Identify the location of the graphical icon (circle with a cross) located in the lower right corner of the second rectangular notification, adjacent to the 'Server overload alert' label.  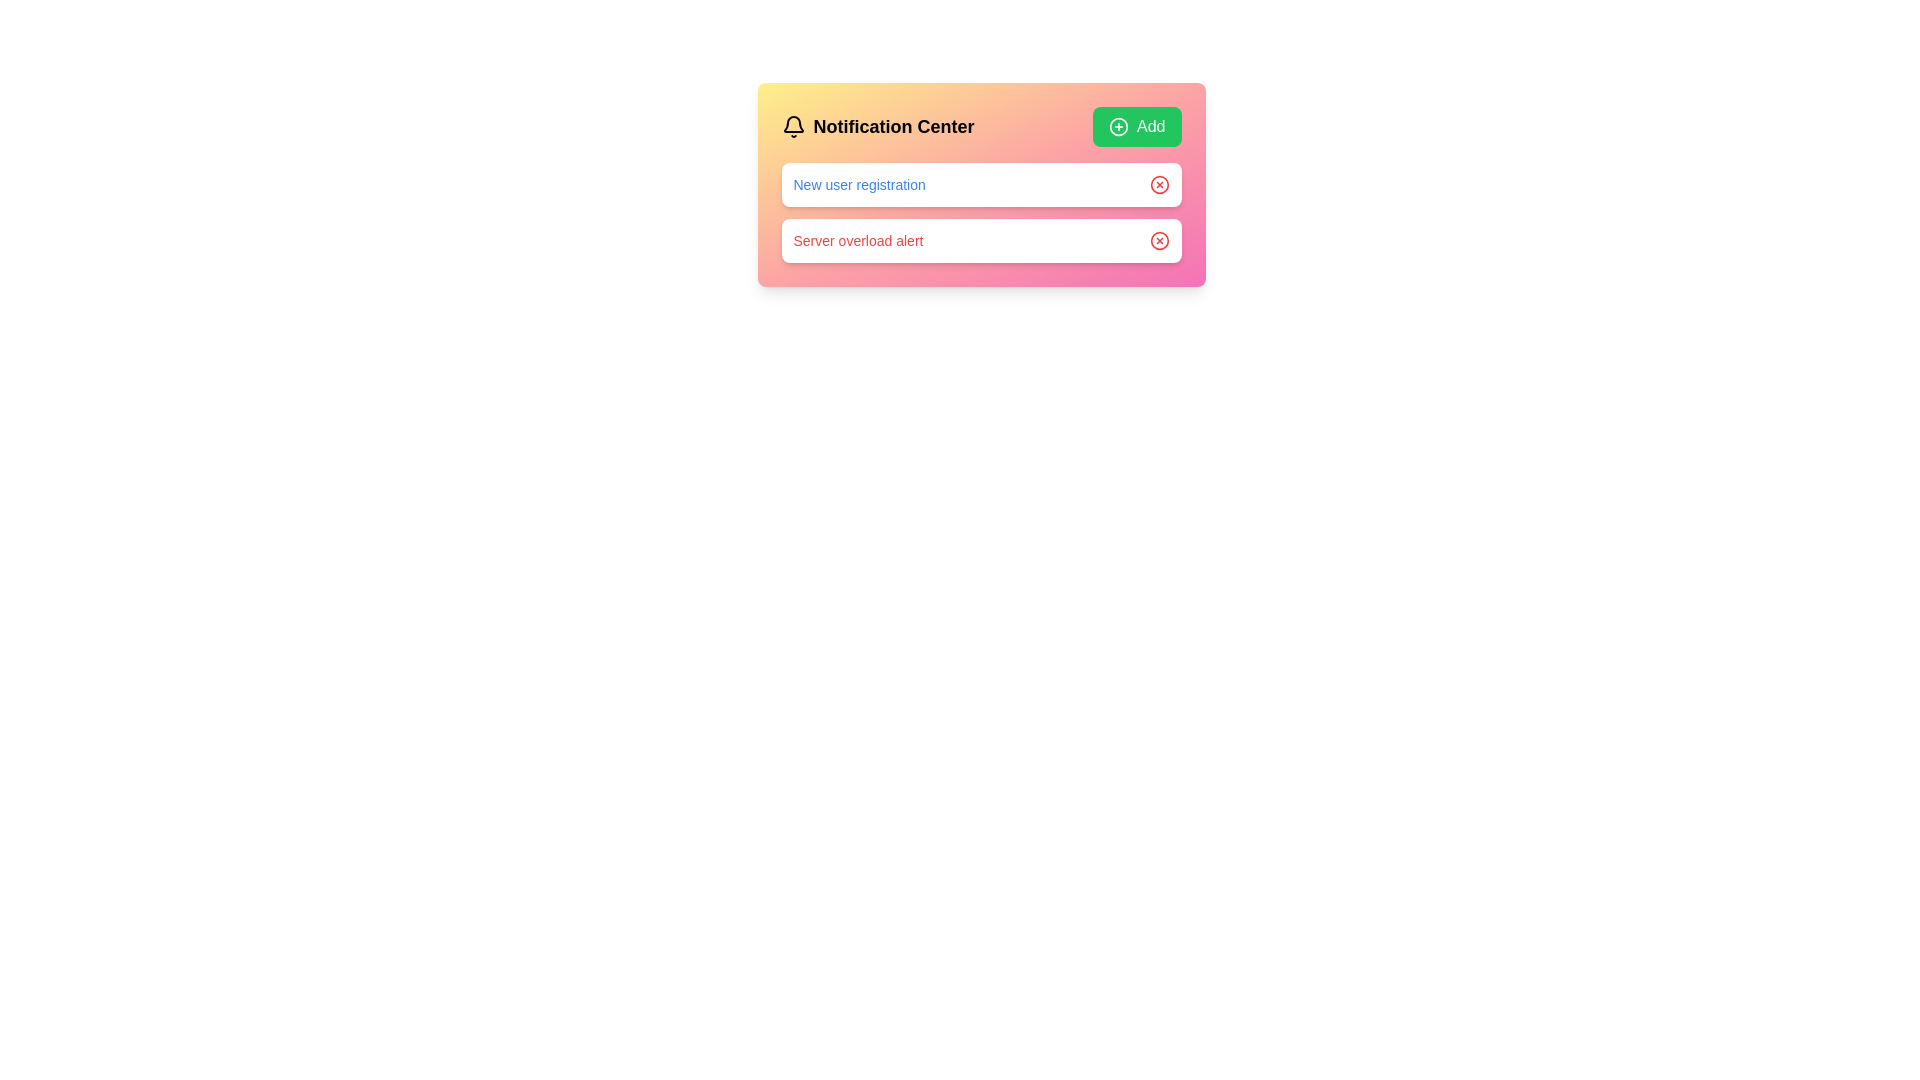
(1159, 239).